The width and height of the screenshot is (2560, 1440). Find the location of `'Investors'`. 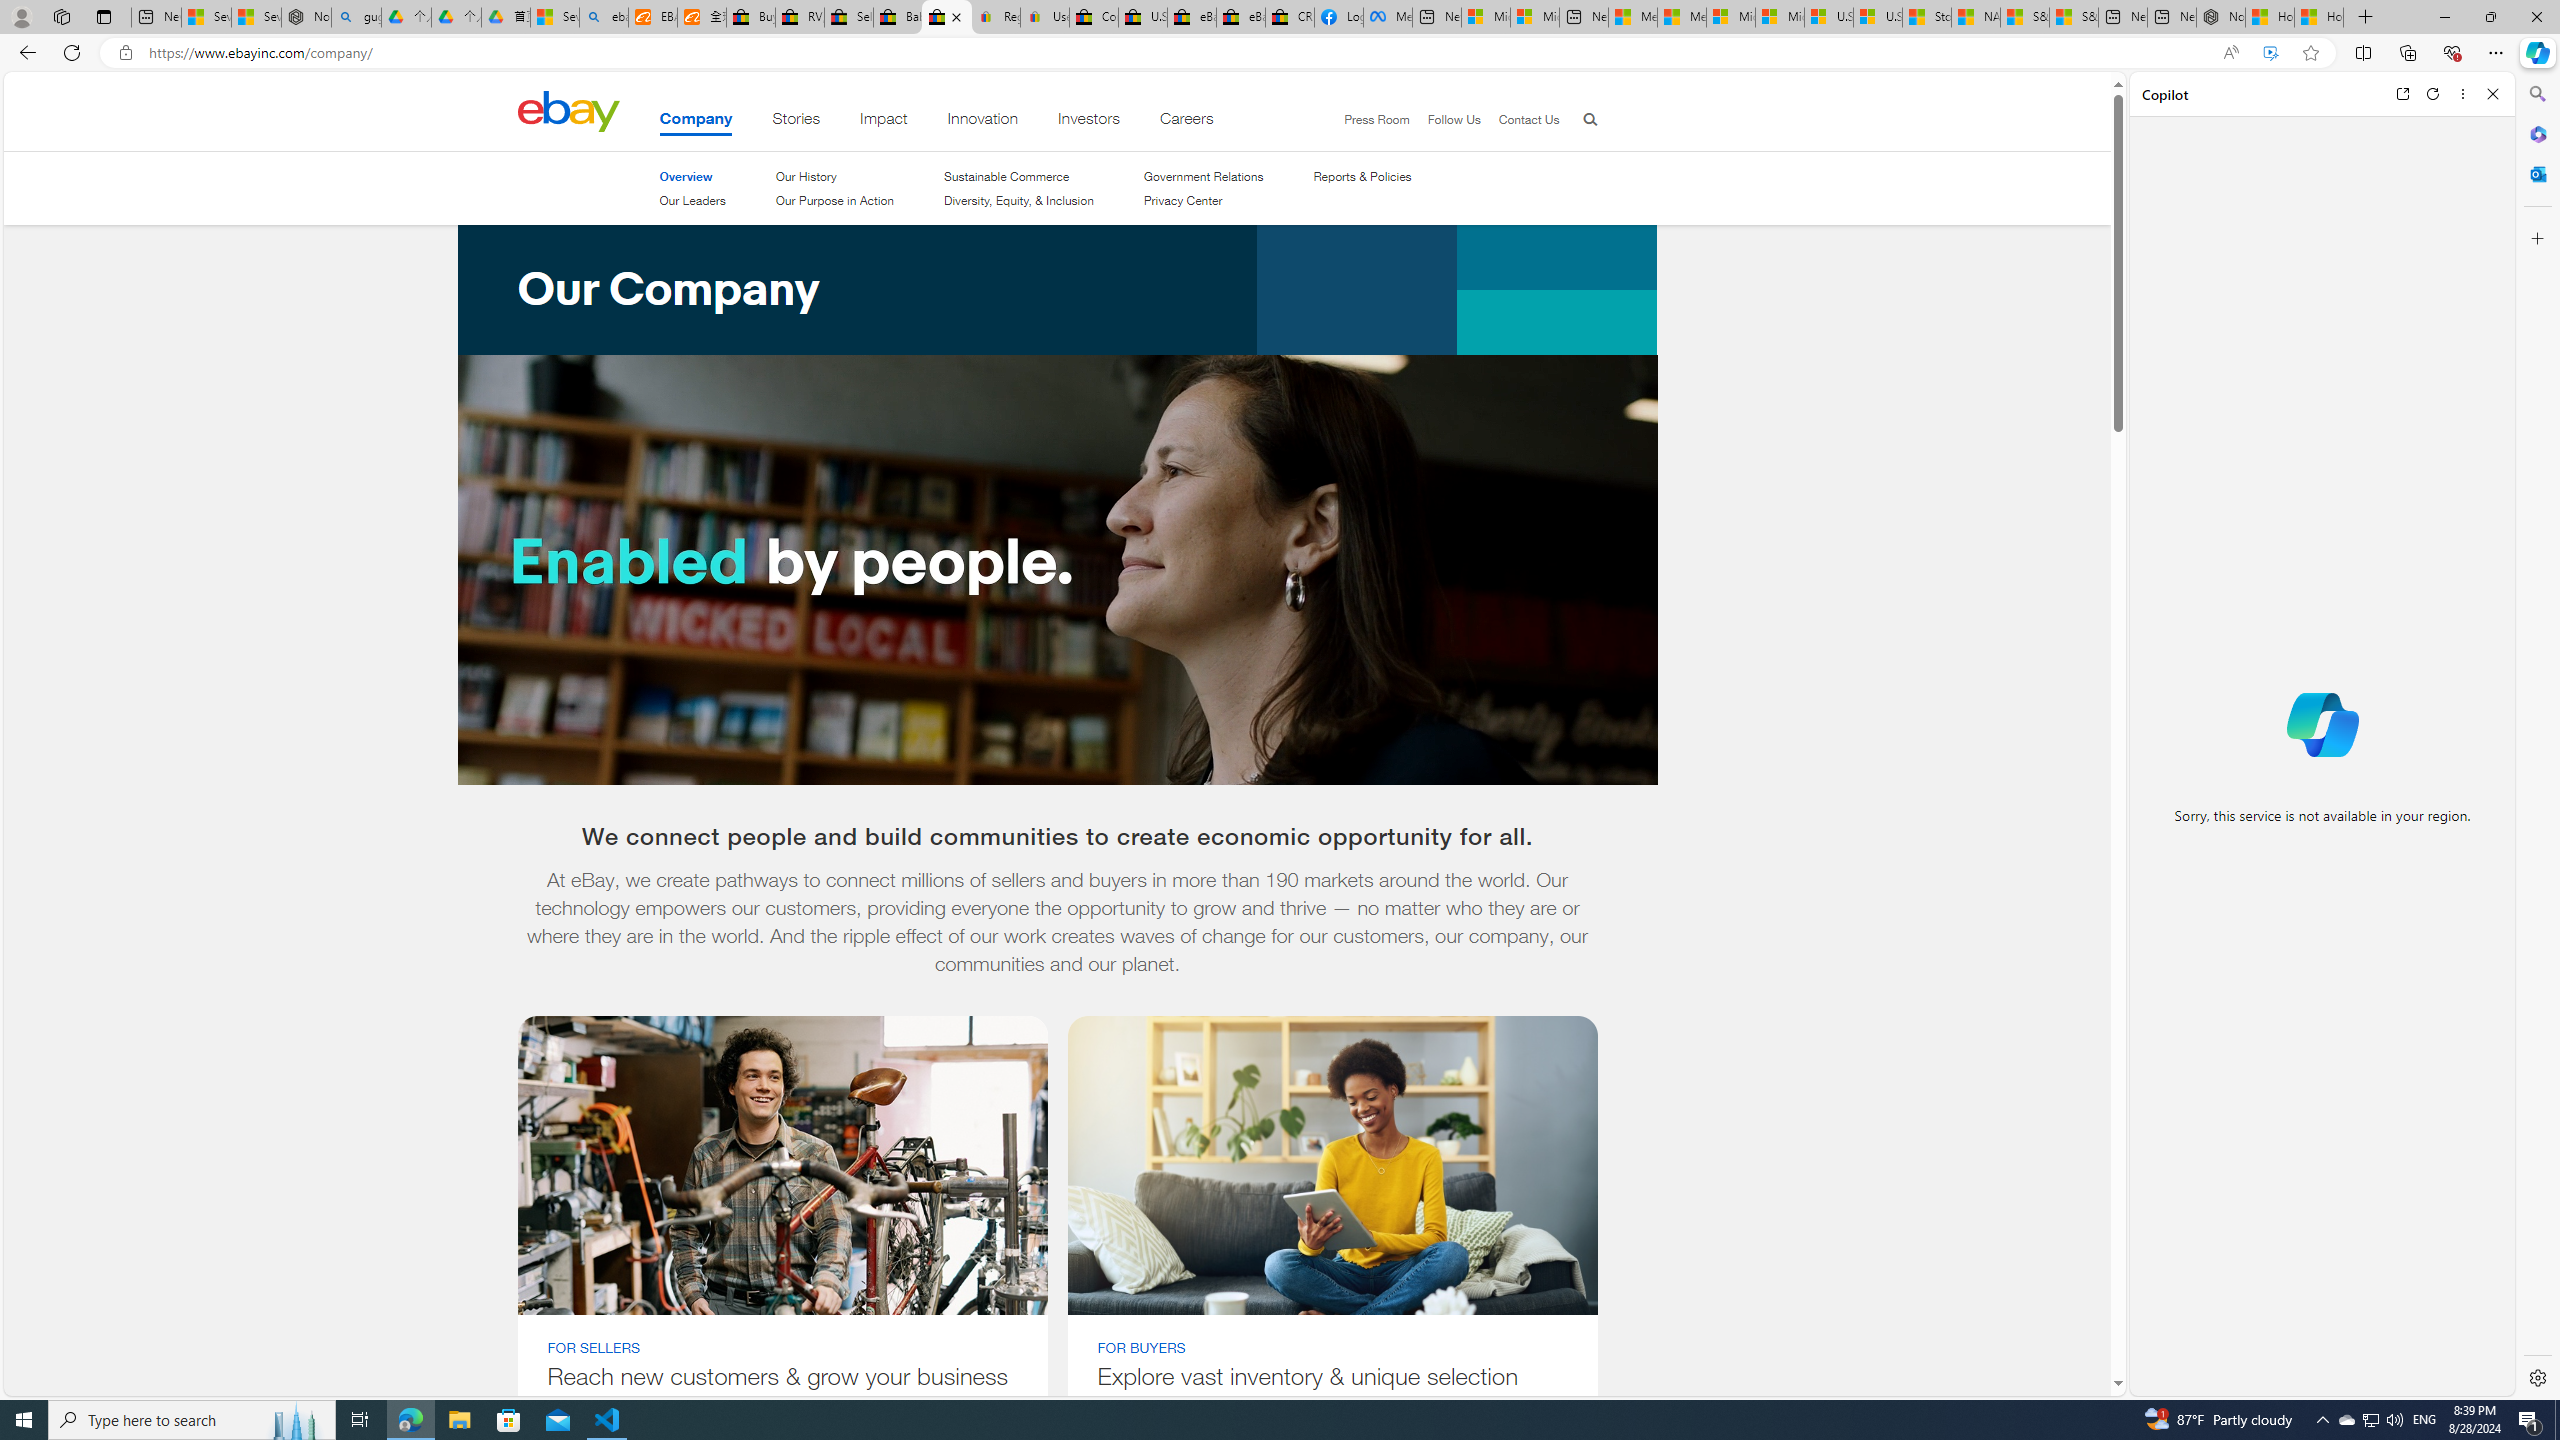

'Investors' is located at coordinates (1088, 122).